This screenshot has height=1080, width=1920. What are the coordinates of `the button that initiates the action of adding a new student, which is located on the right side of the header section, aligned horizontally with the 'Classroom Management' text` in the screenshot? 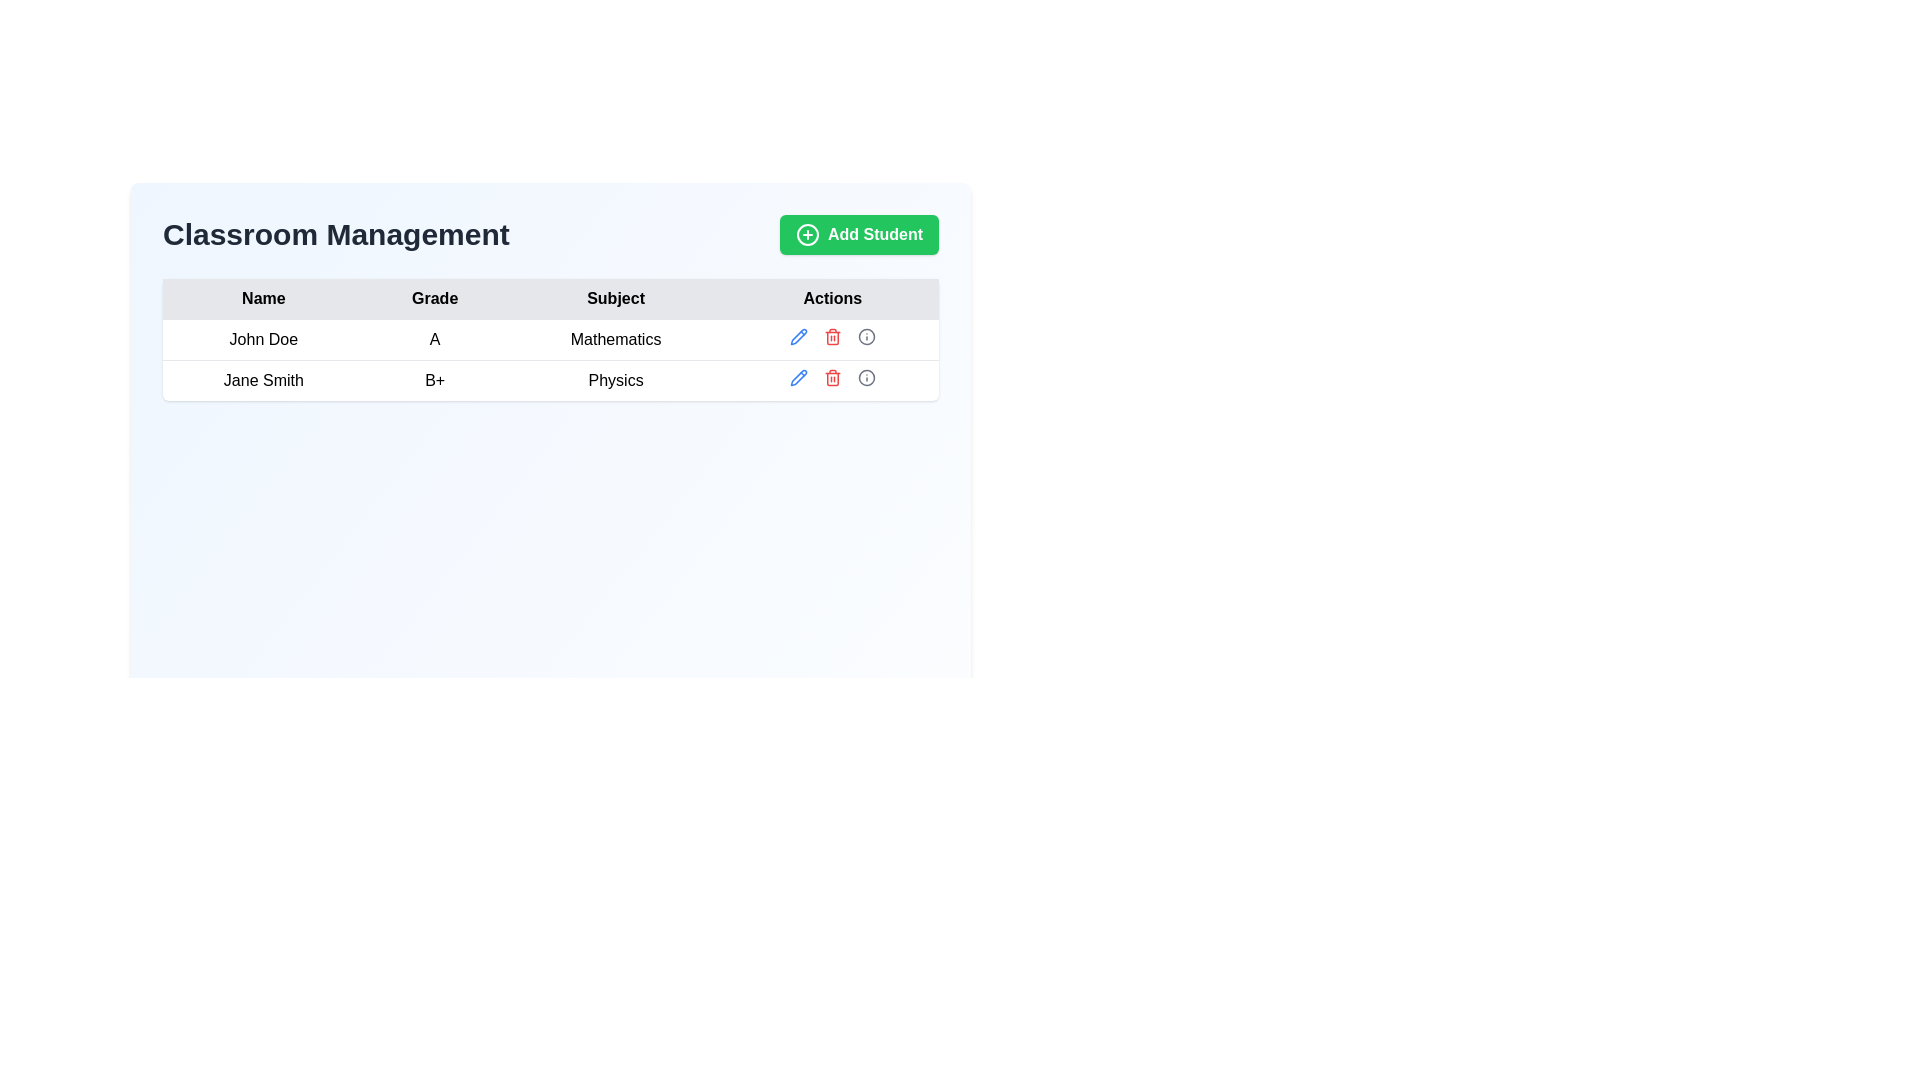 It's located at (859, 234).